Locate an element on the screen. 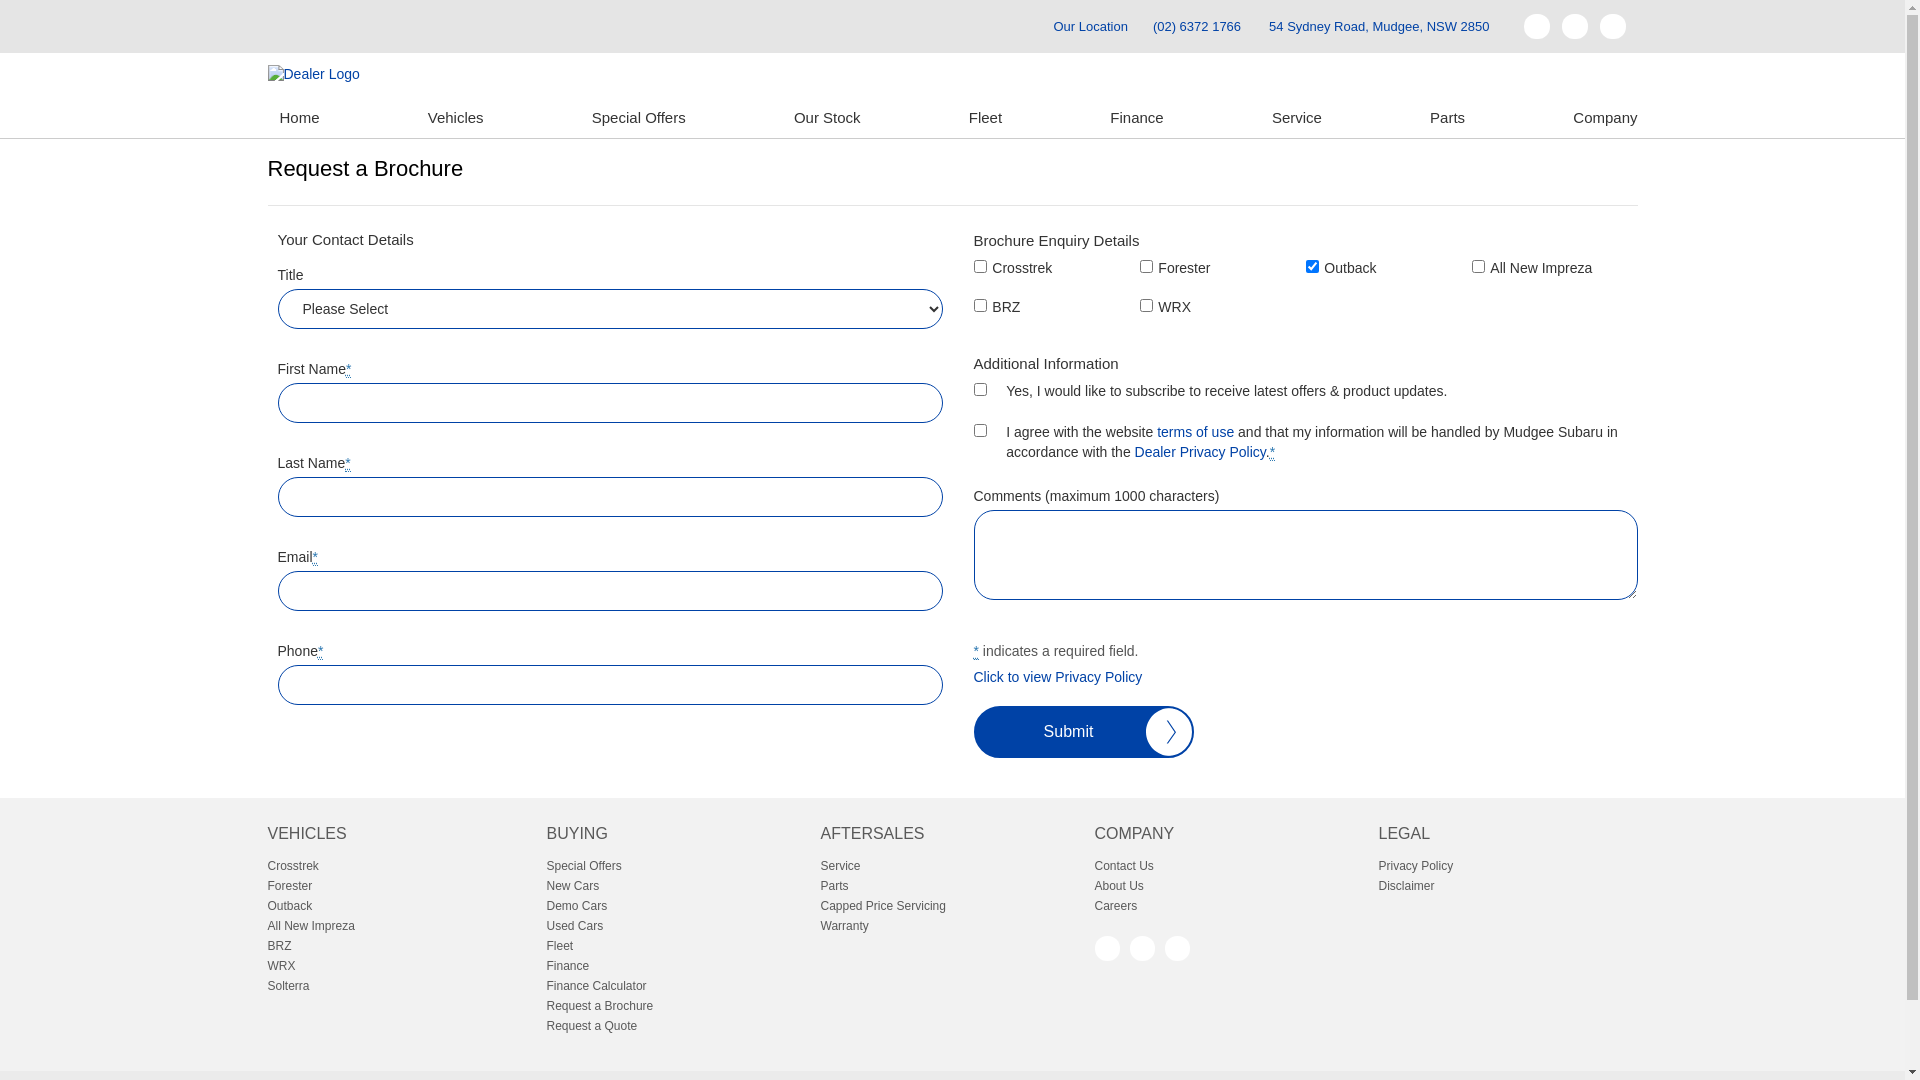 This screenshot has height=1080, width=1920. 'Fleet' is located at coordinates (985, 117).